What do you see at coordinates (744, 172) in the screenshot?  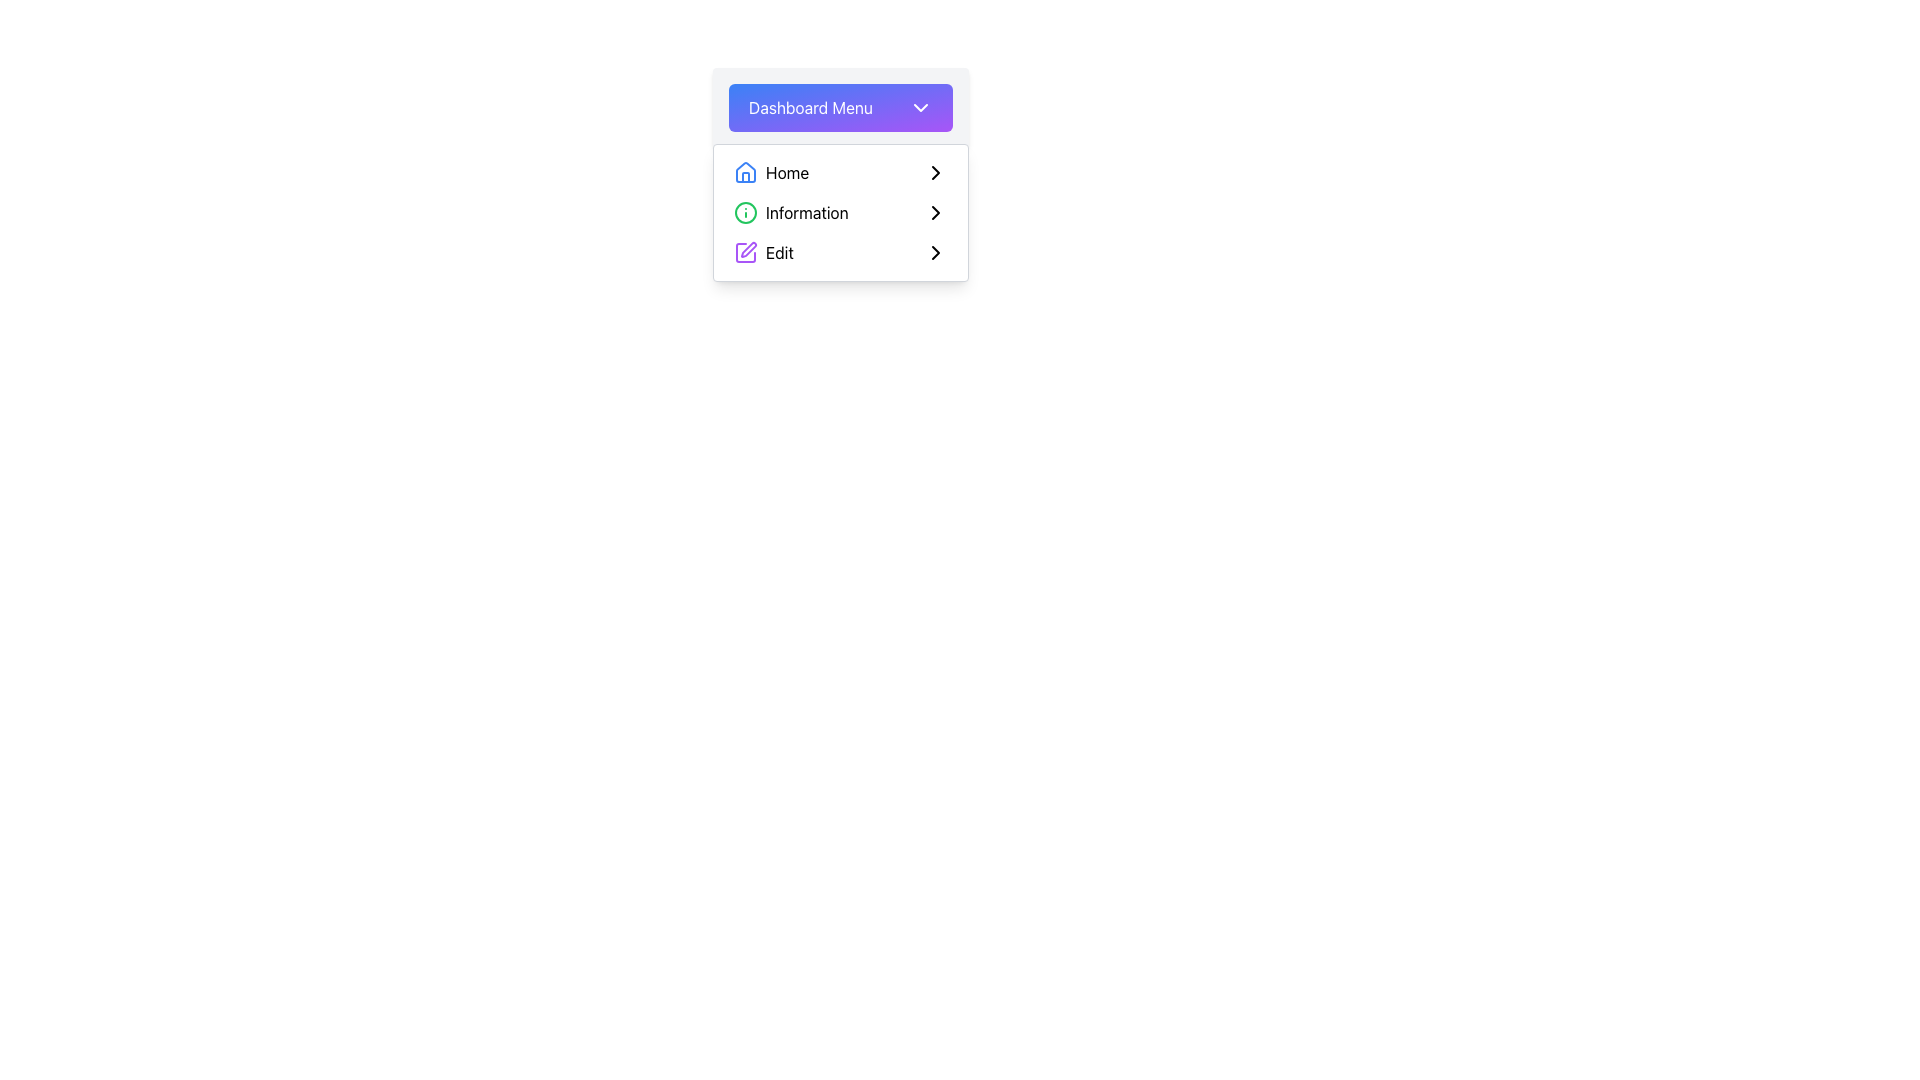 I see `the house-shaped icon with a blue stroke in the first position of the dropdown menu, adjacent to the 'Home' label` at bounding box center [744, 172].